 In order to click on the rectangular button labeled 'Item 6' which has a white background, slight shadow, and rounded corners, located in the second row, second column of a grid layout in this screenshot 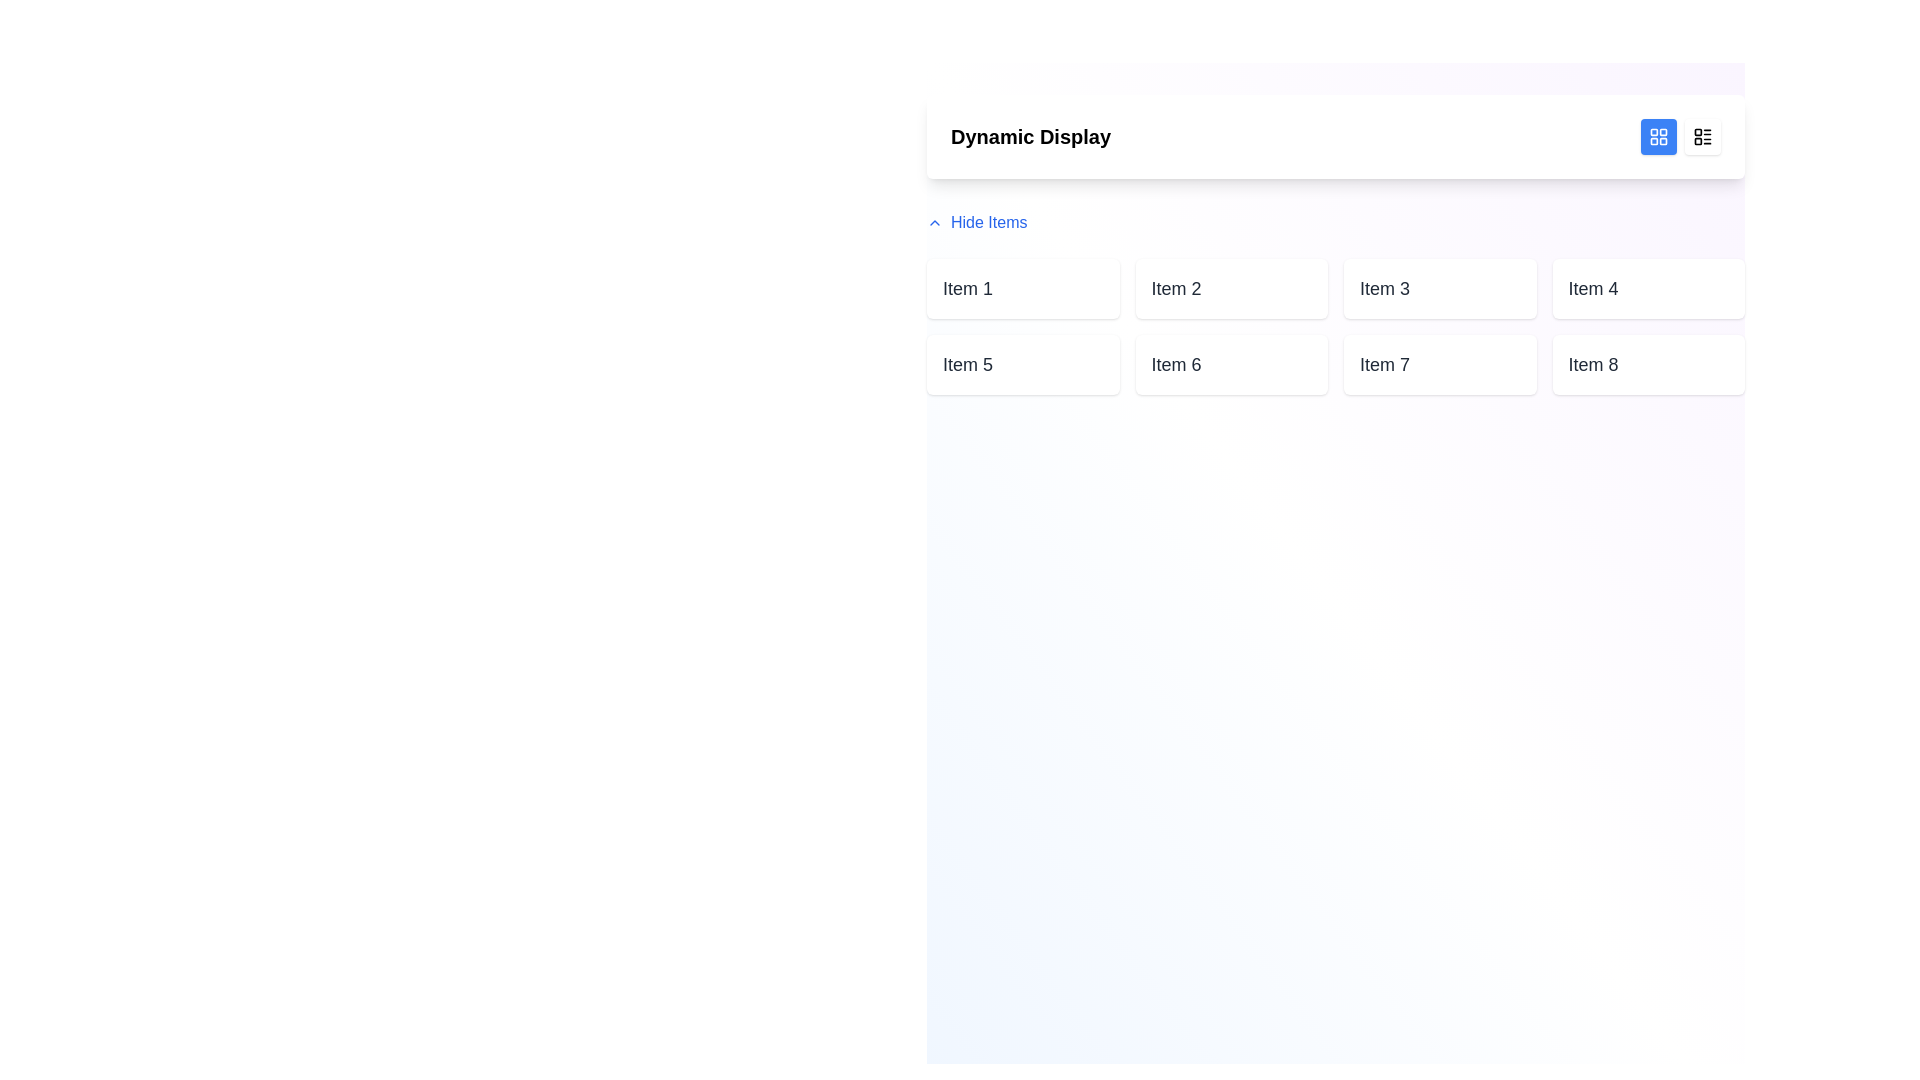, I will do `click(1230, 365)`.